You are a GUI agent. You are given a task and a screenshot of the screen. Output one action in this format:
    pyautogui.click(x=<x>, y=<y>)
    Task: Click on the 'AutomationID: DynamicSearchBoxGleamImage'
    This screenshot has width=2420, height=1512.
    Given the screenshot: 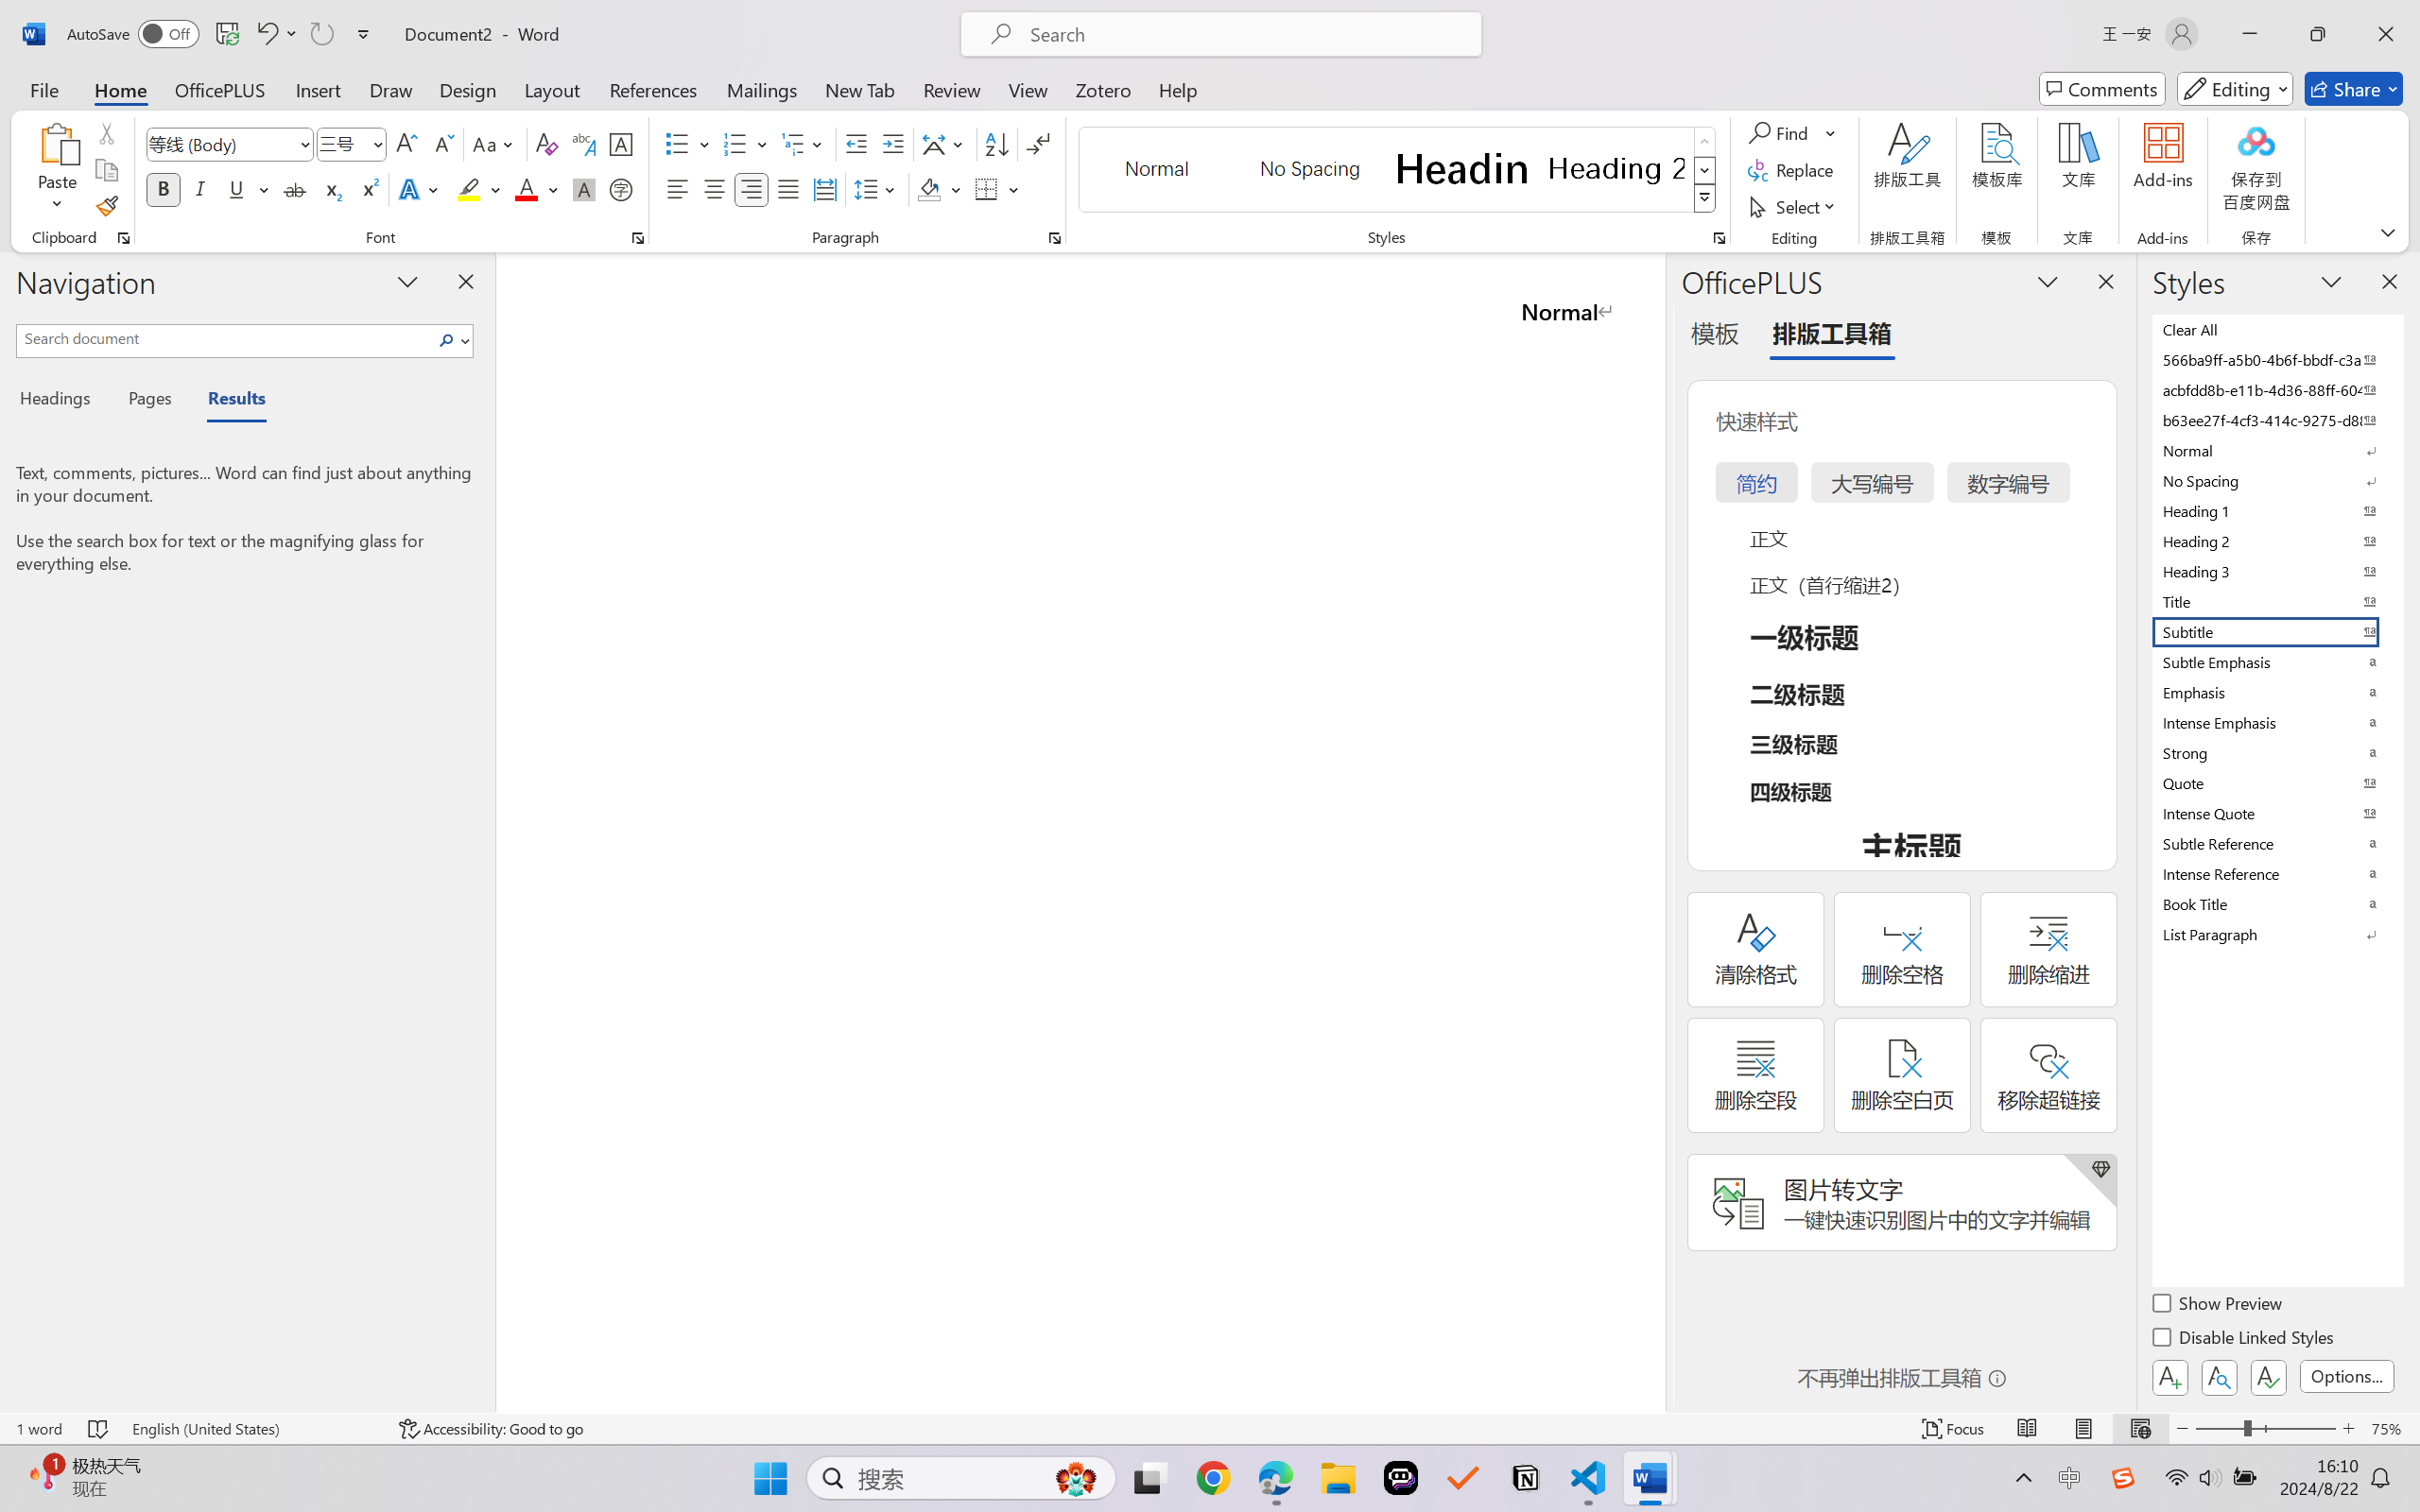 What is the action you would take?
    pyautogui.click(x=1076, y=1478)
    